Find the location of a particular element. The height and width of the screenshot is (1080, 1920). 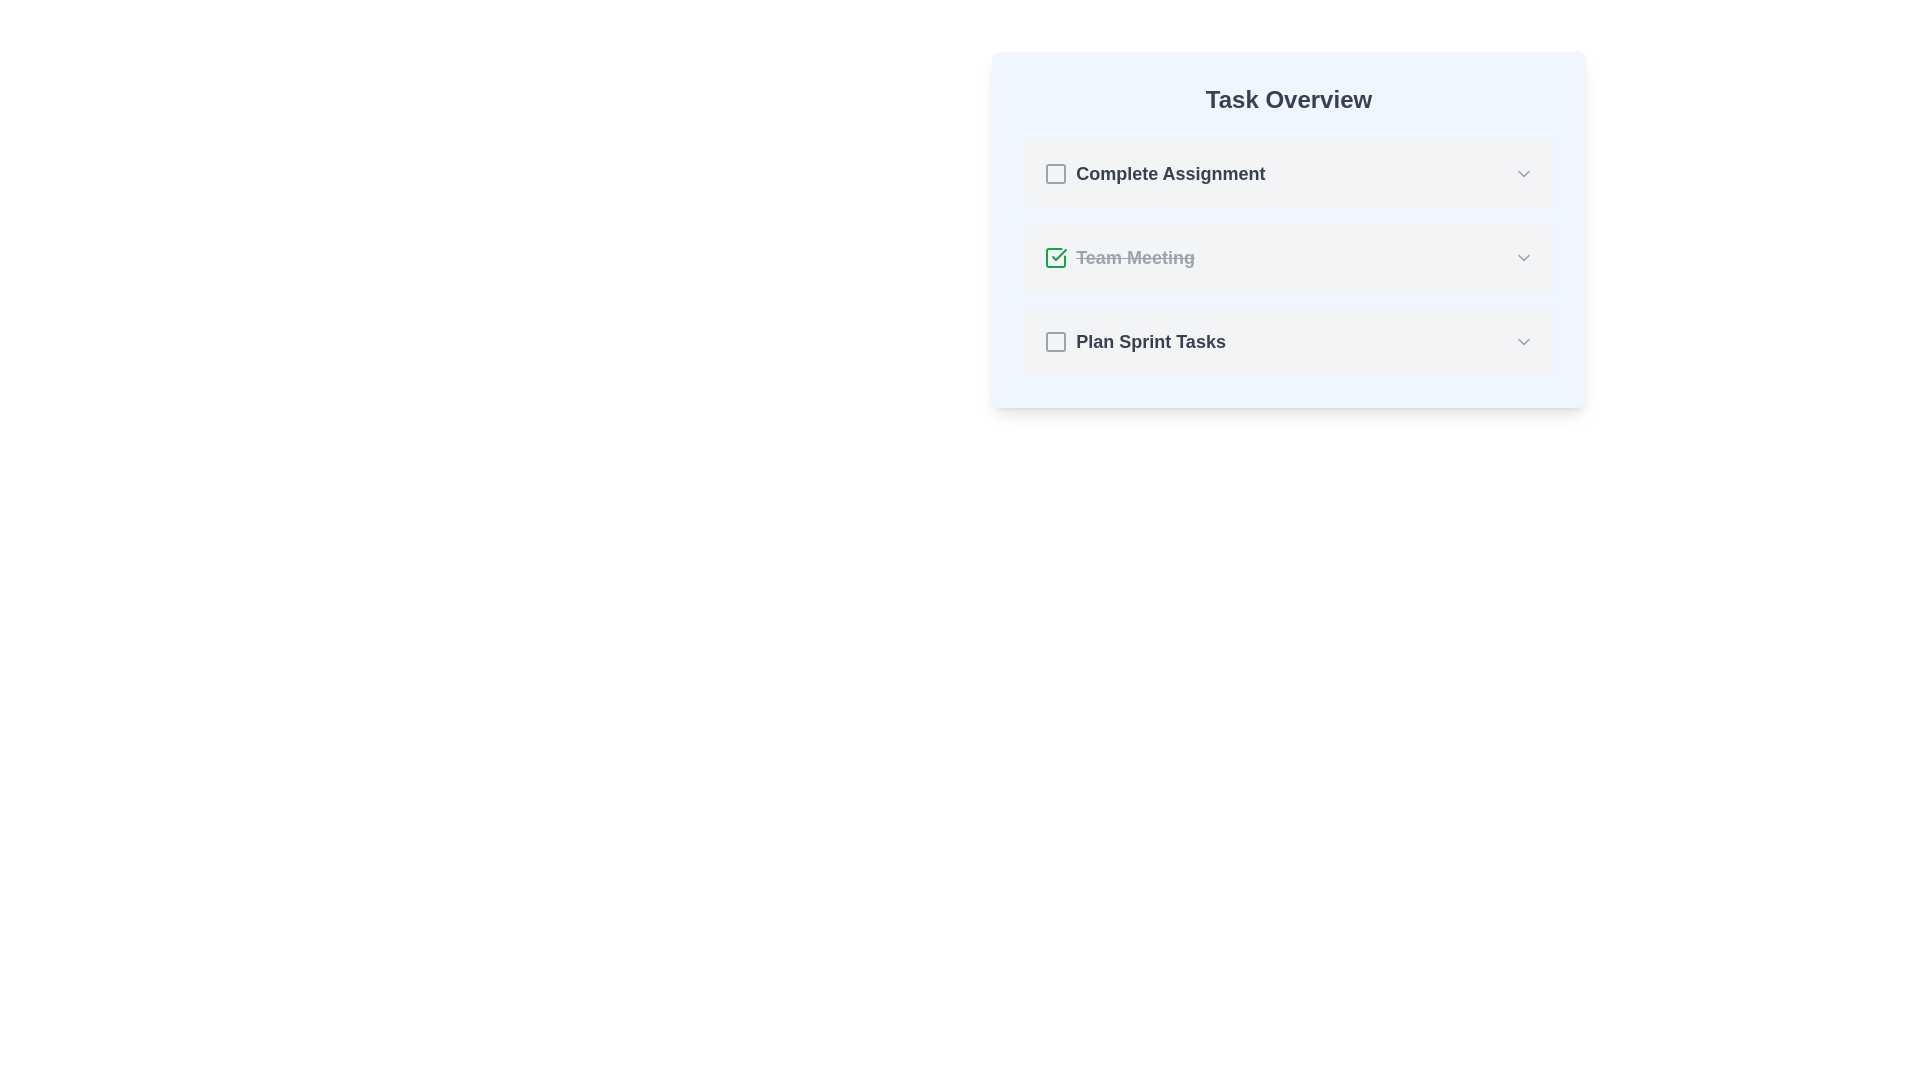

the 'Plan Sprint Tasks' text label, which is the third task item listed in the 'Task Overview' section is located at coordinates (1151, 341).